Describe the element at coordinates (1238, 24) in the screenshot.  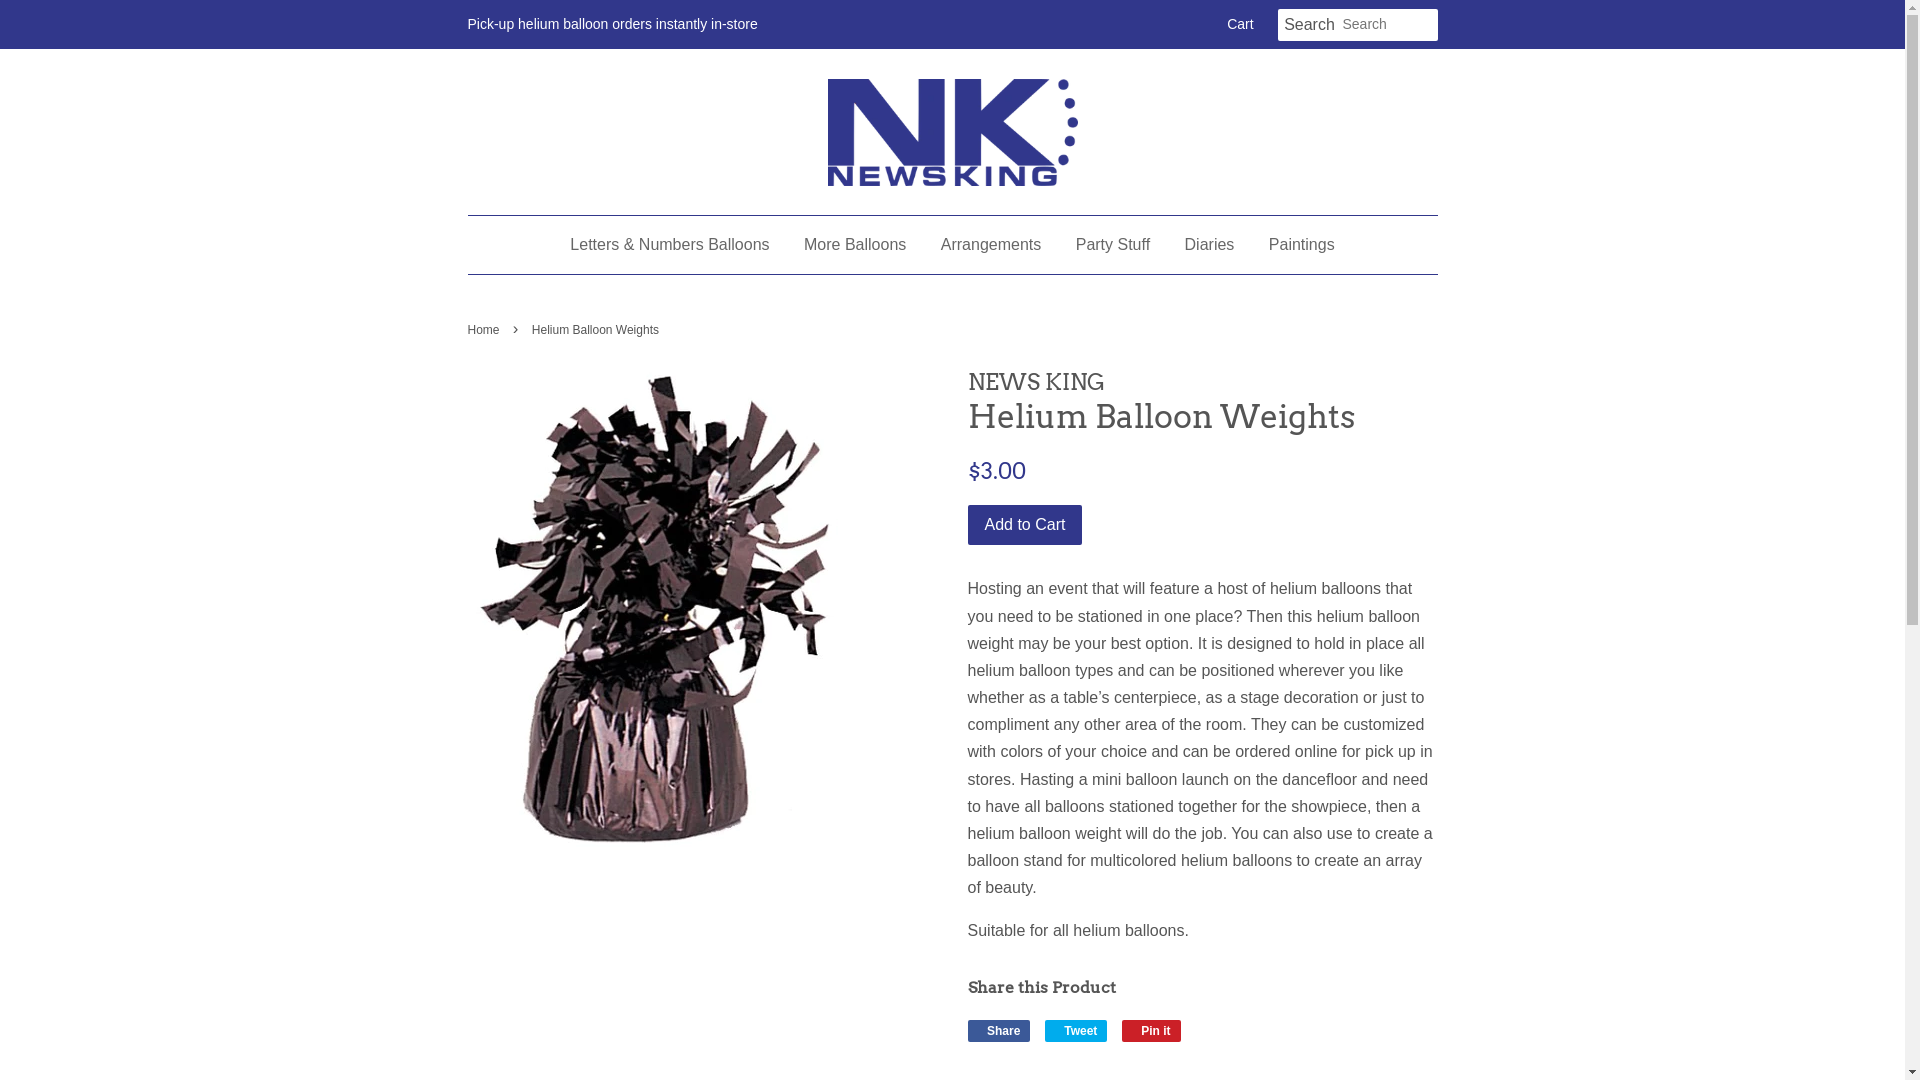
I see `'Cart'` at that location.